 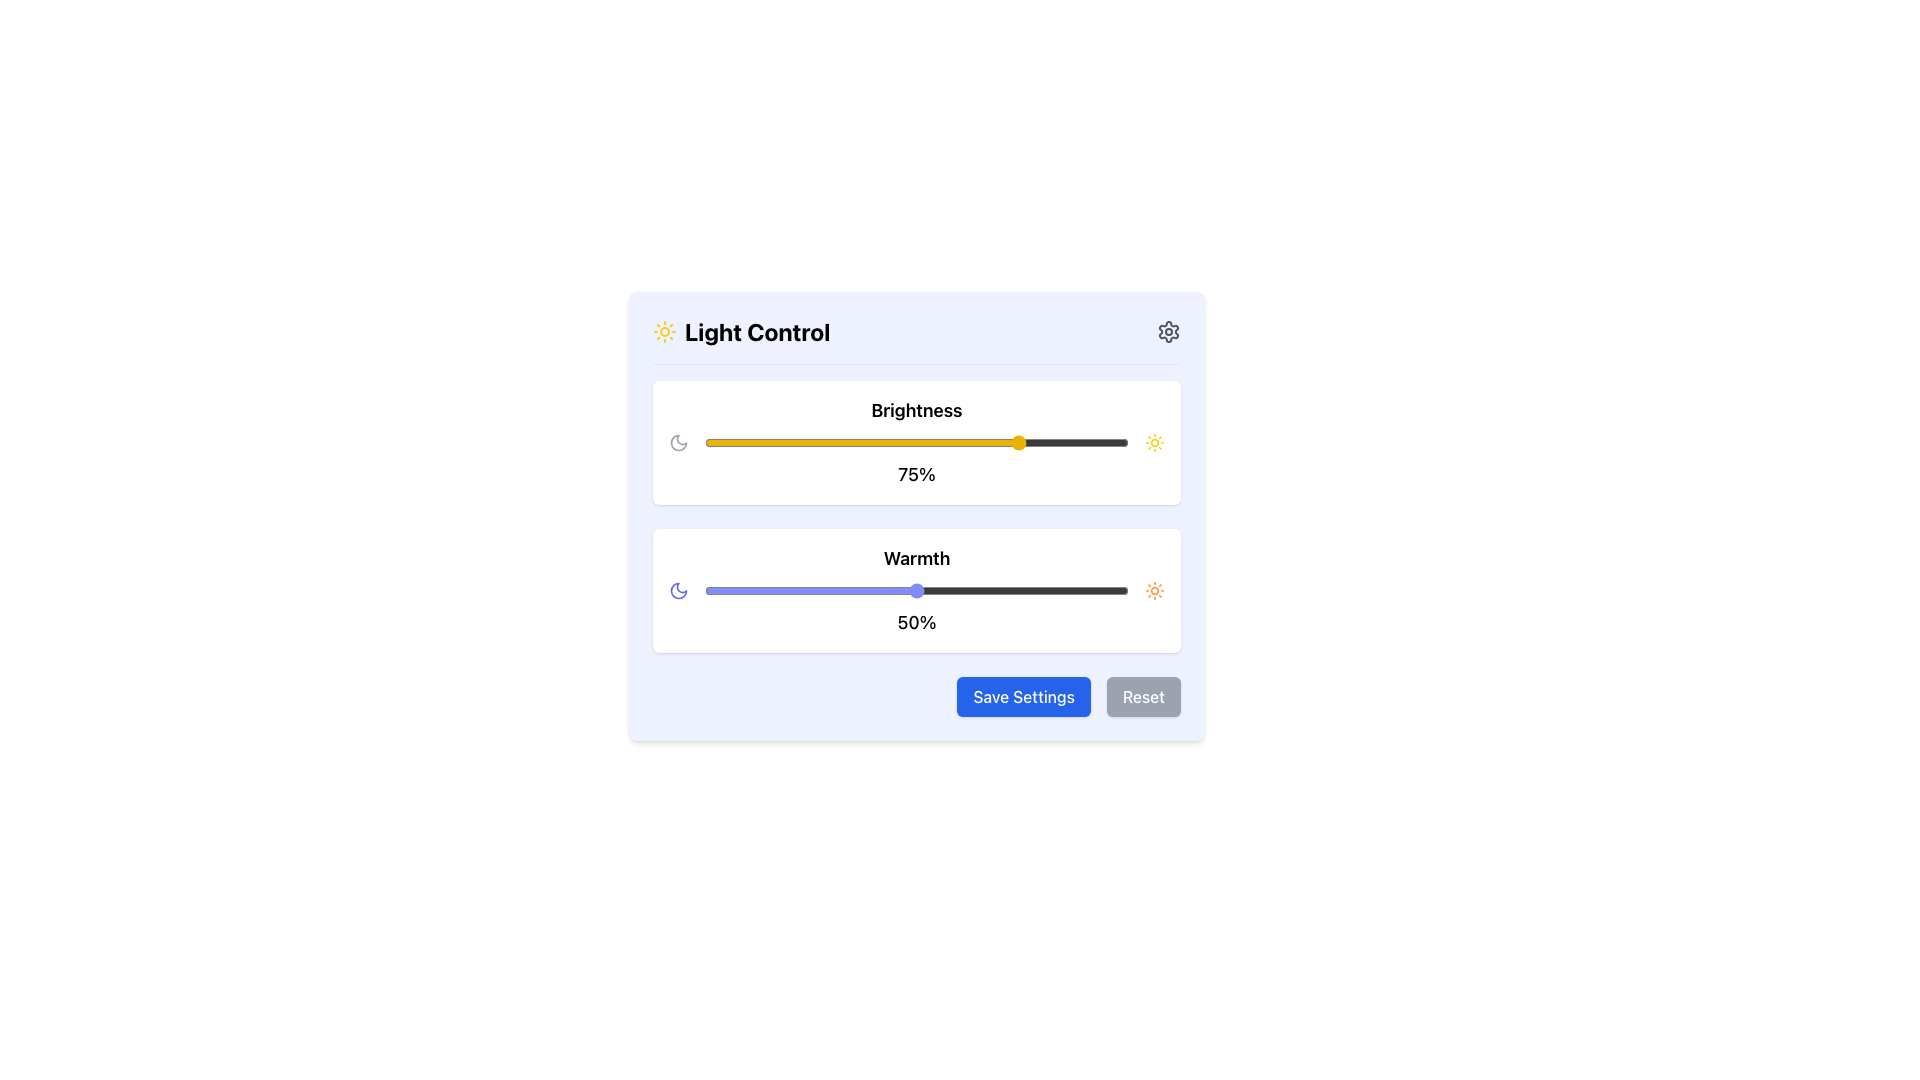 What do you see at coordinates (911, 442) in the screenshot?
I see `brightness` at bounding box center [911, 442].